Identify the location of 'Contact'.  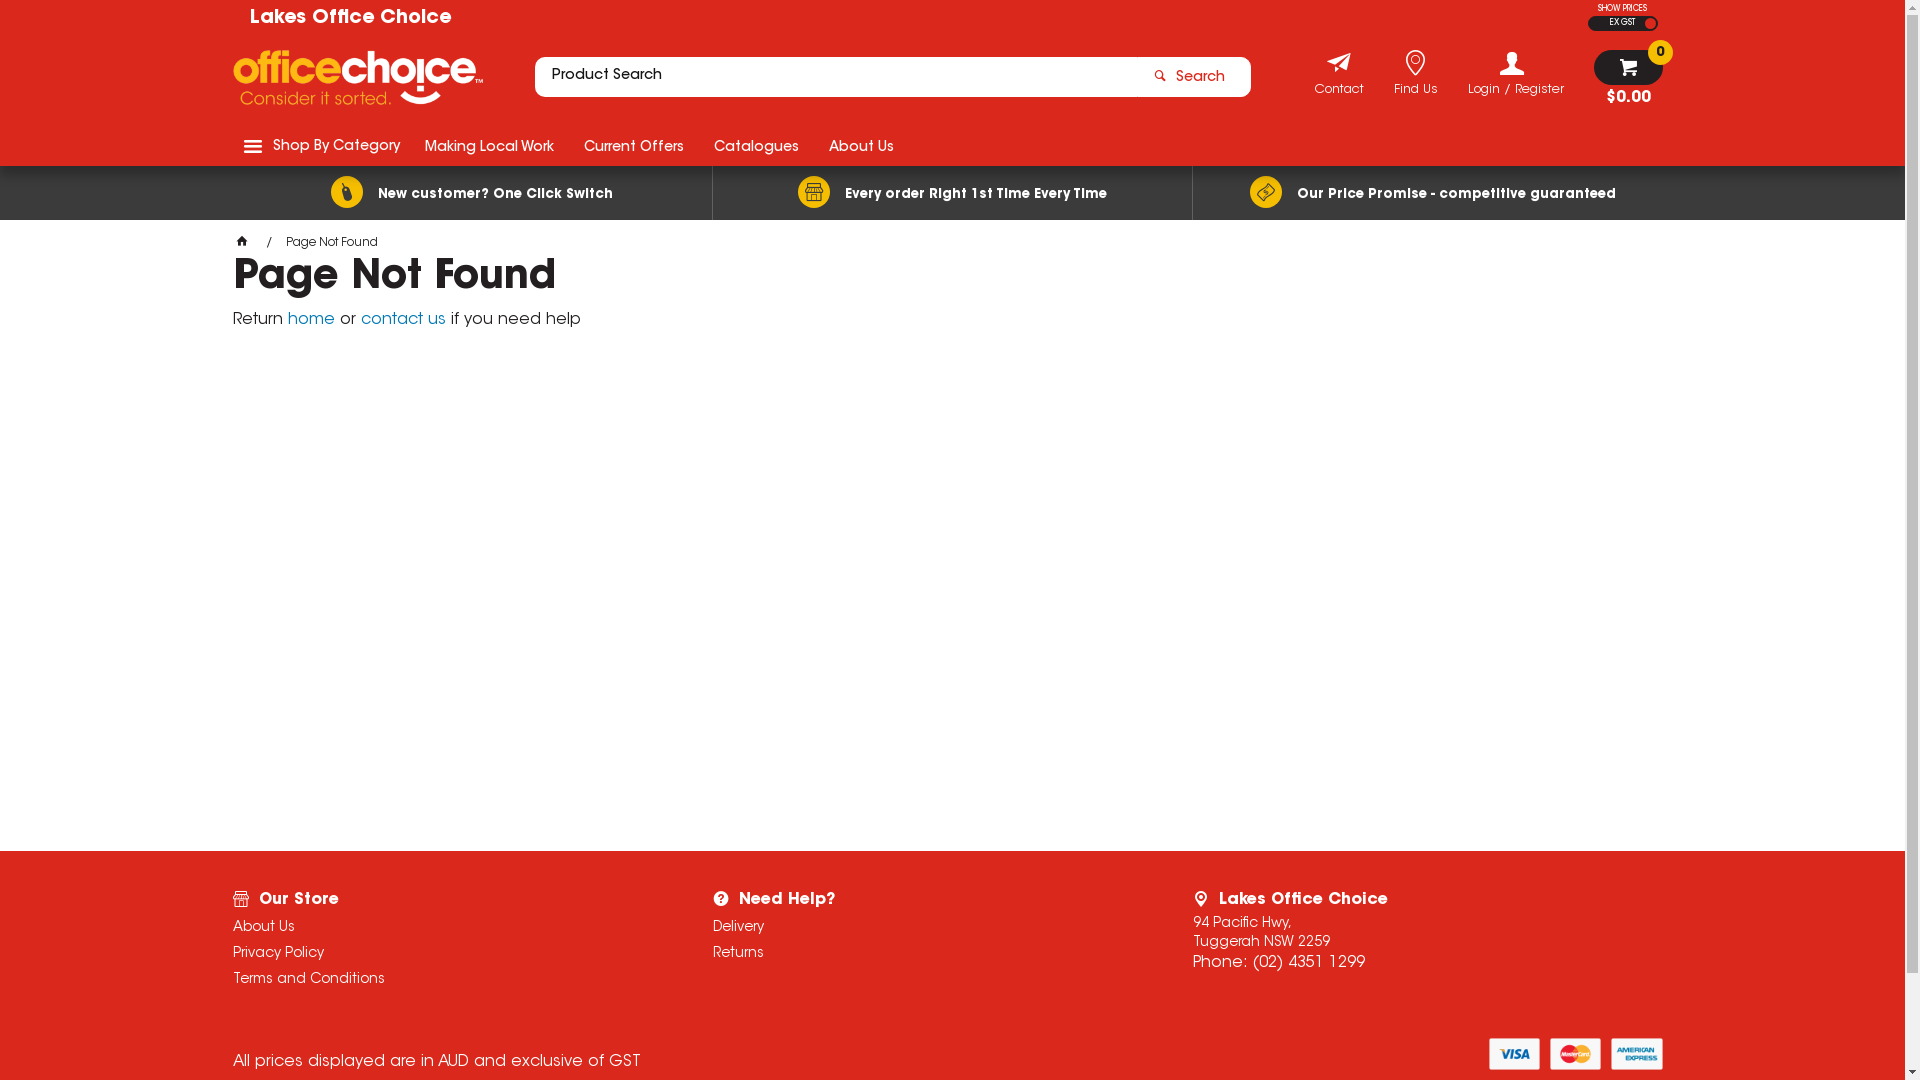
(1338, 92).